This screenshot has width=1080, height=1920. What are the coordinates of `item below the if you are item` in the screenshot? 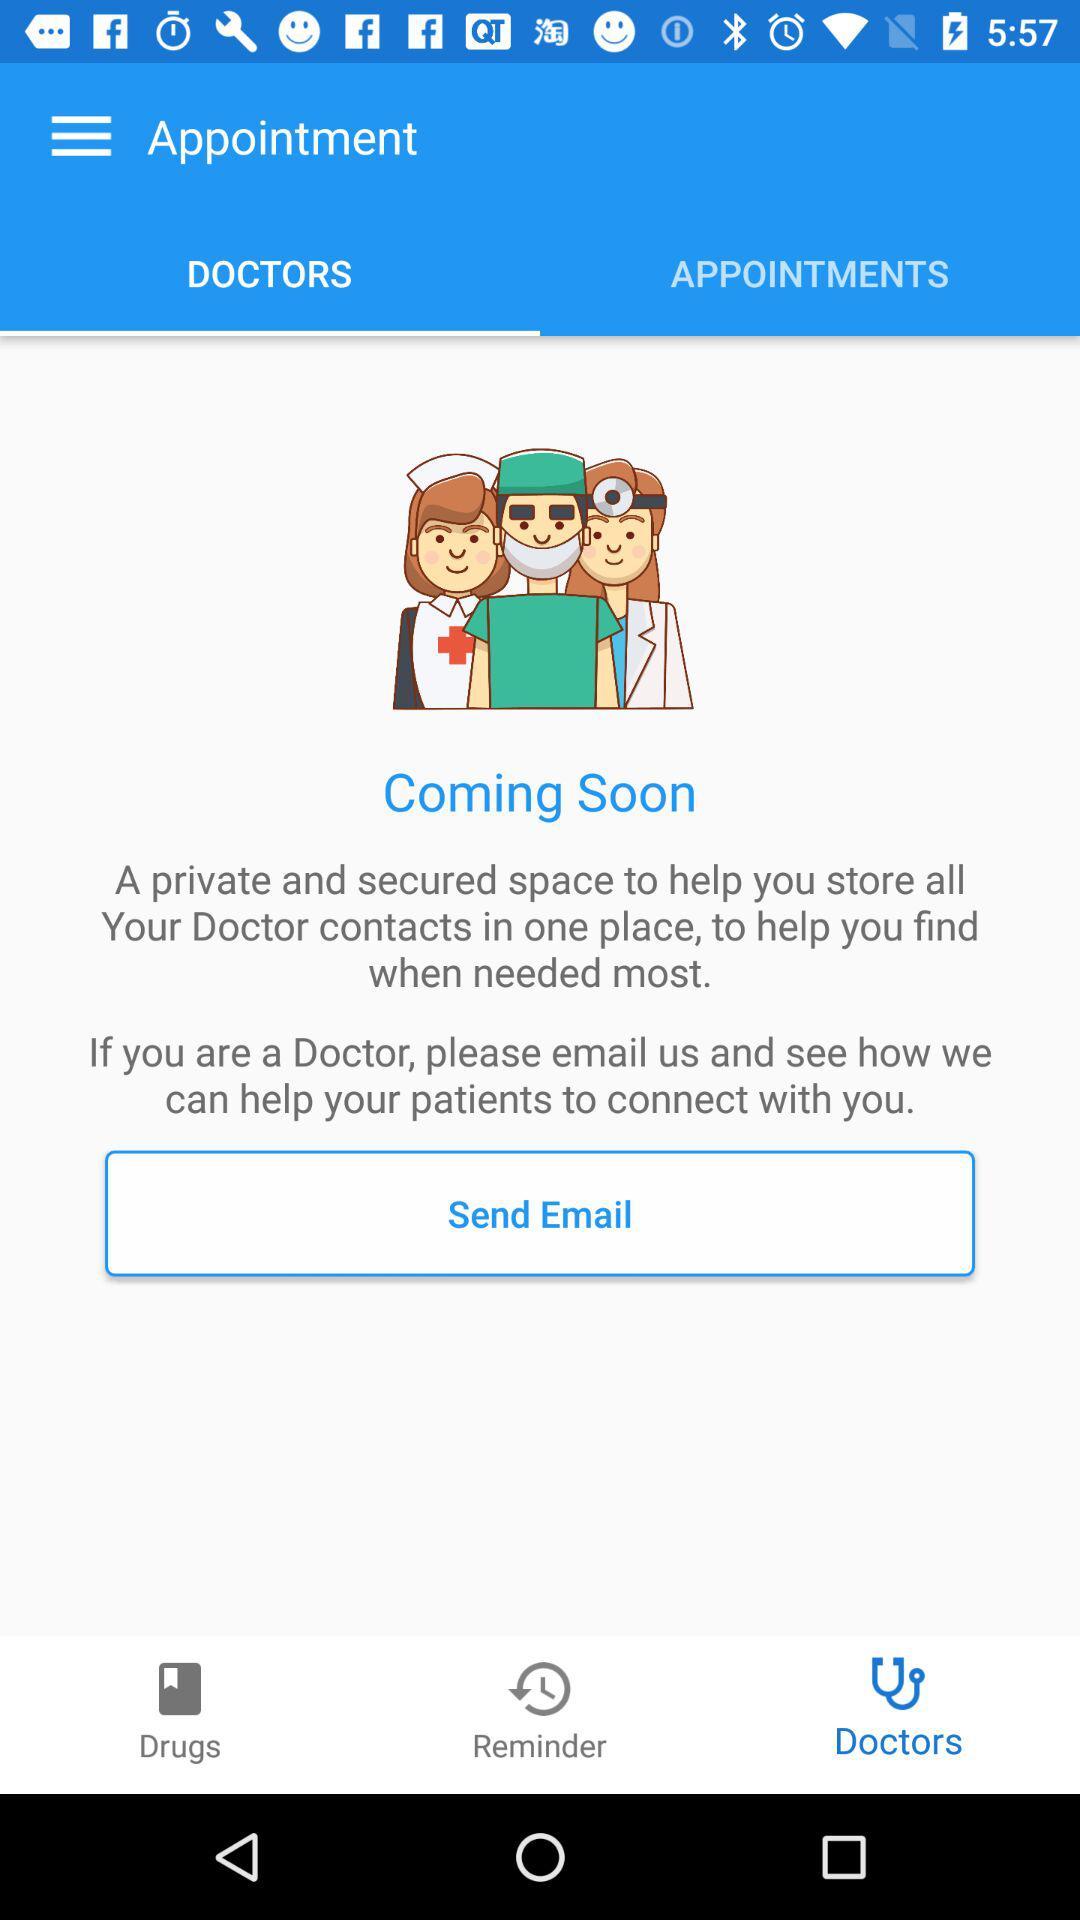 It's located at (540, 1212).